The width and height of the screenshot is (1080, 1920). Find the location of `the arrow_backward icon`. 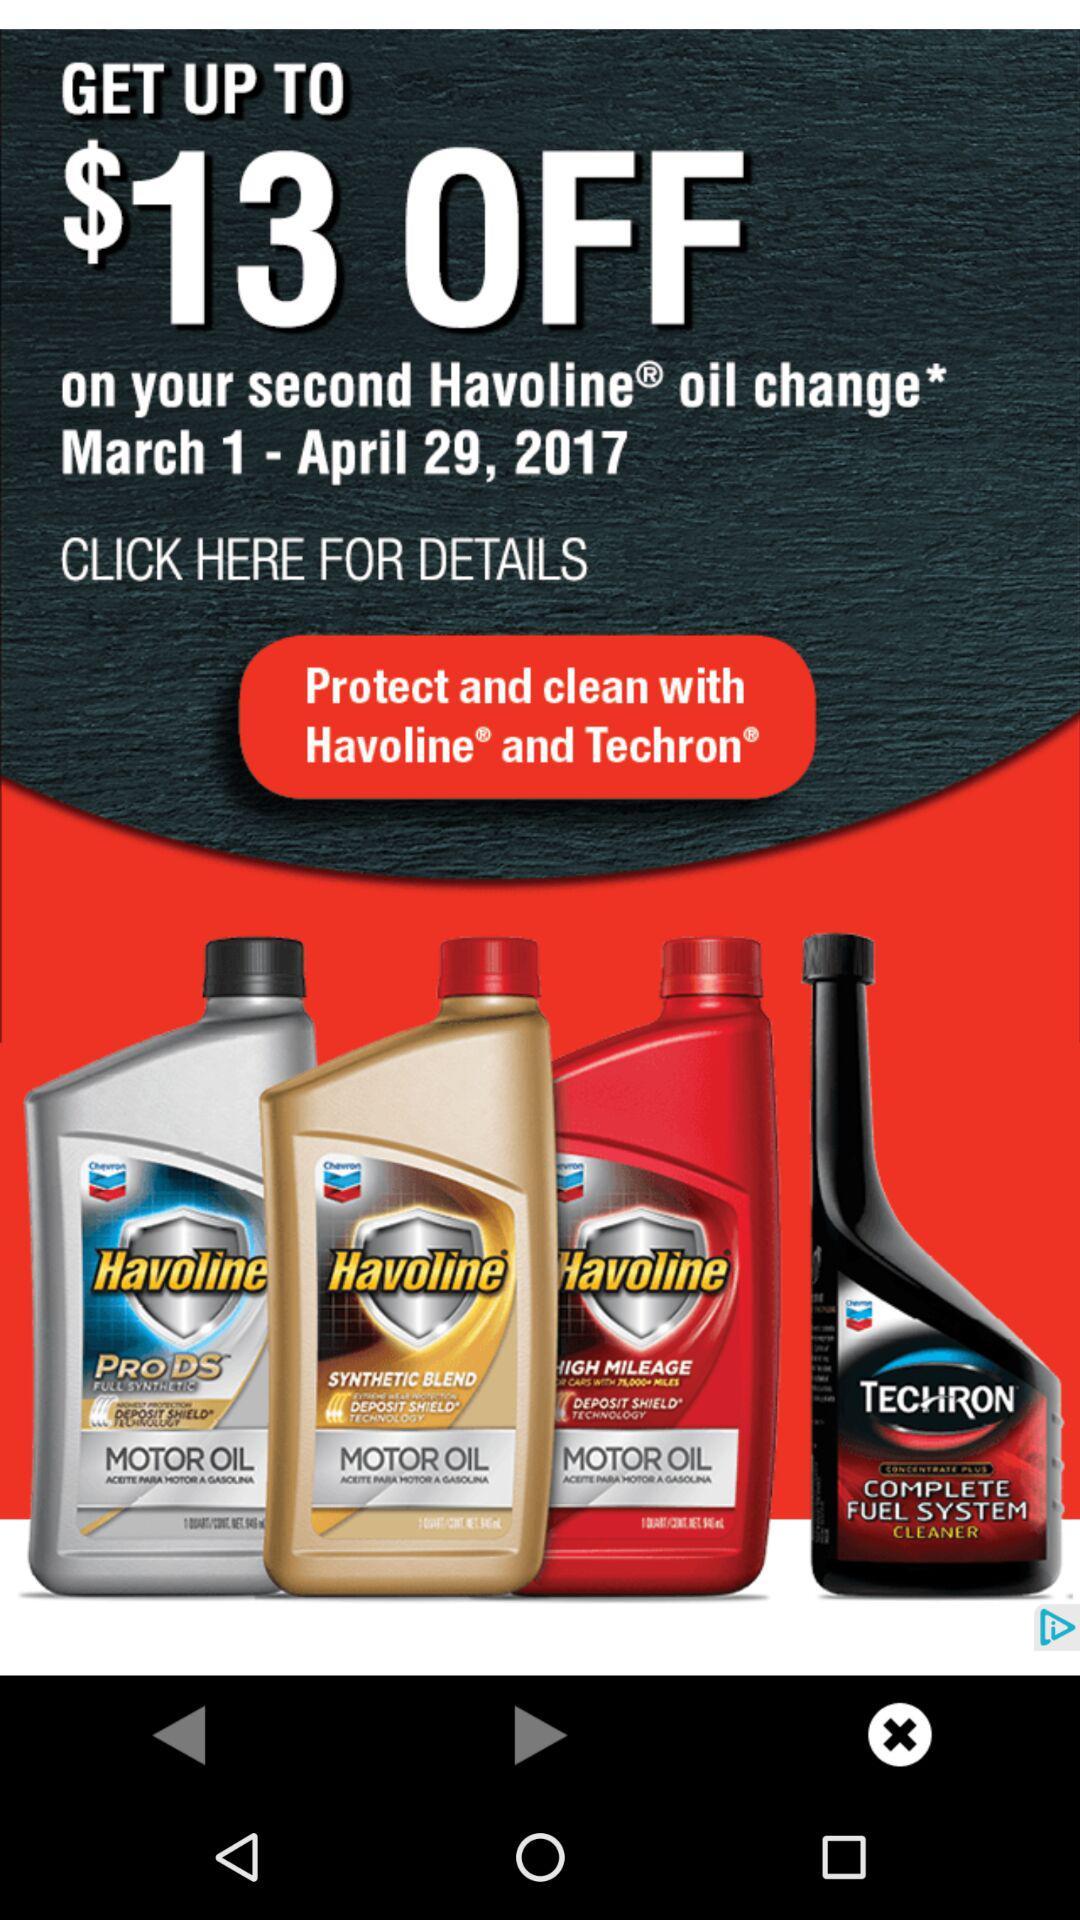

the arrow_backward icon is located at coordinates (180, 1855).